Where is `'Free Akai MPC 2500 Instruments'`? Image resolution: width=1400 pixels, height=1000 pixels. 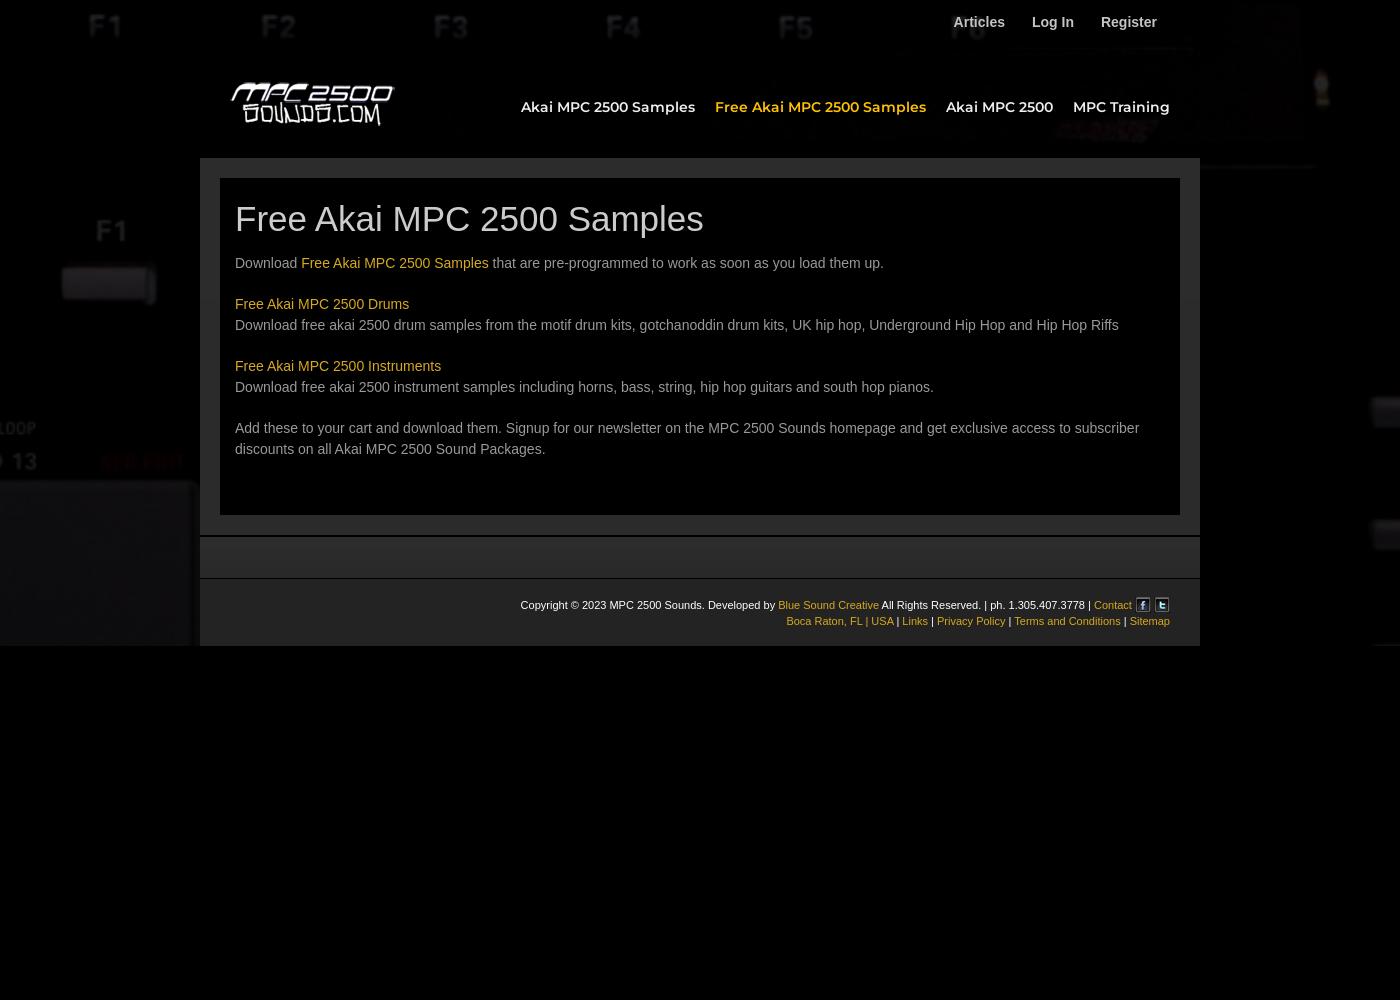
'Free Akai MPC 2500 Instruments' is located at coordinates (337, 364).